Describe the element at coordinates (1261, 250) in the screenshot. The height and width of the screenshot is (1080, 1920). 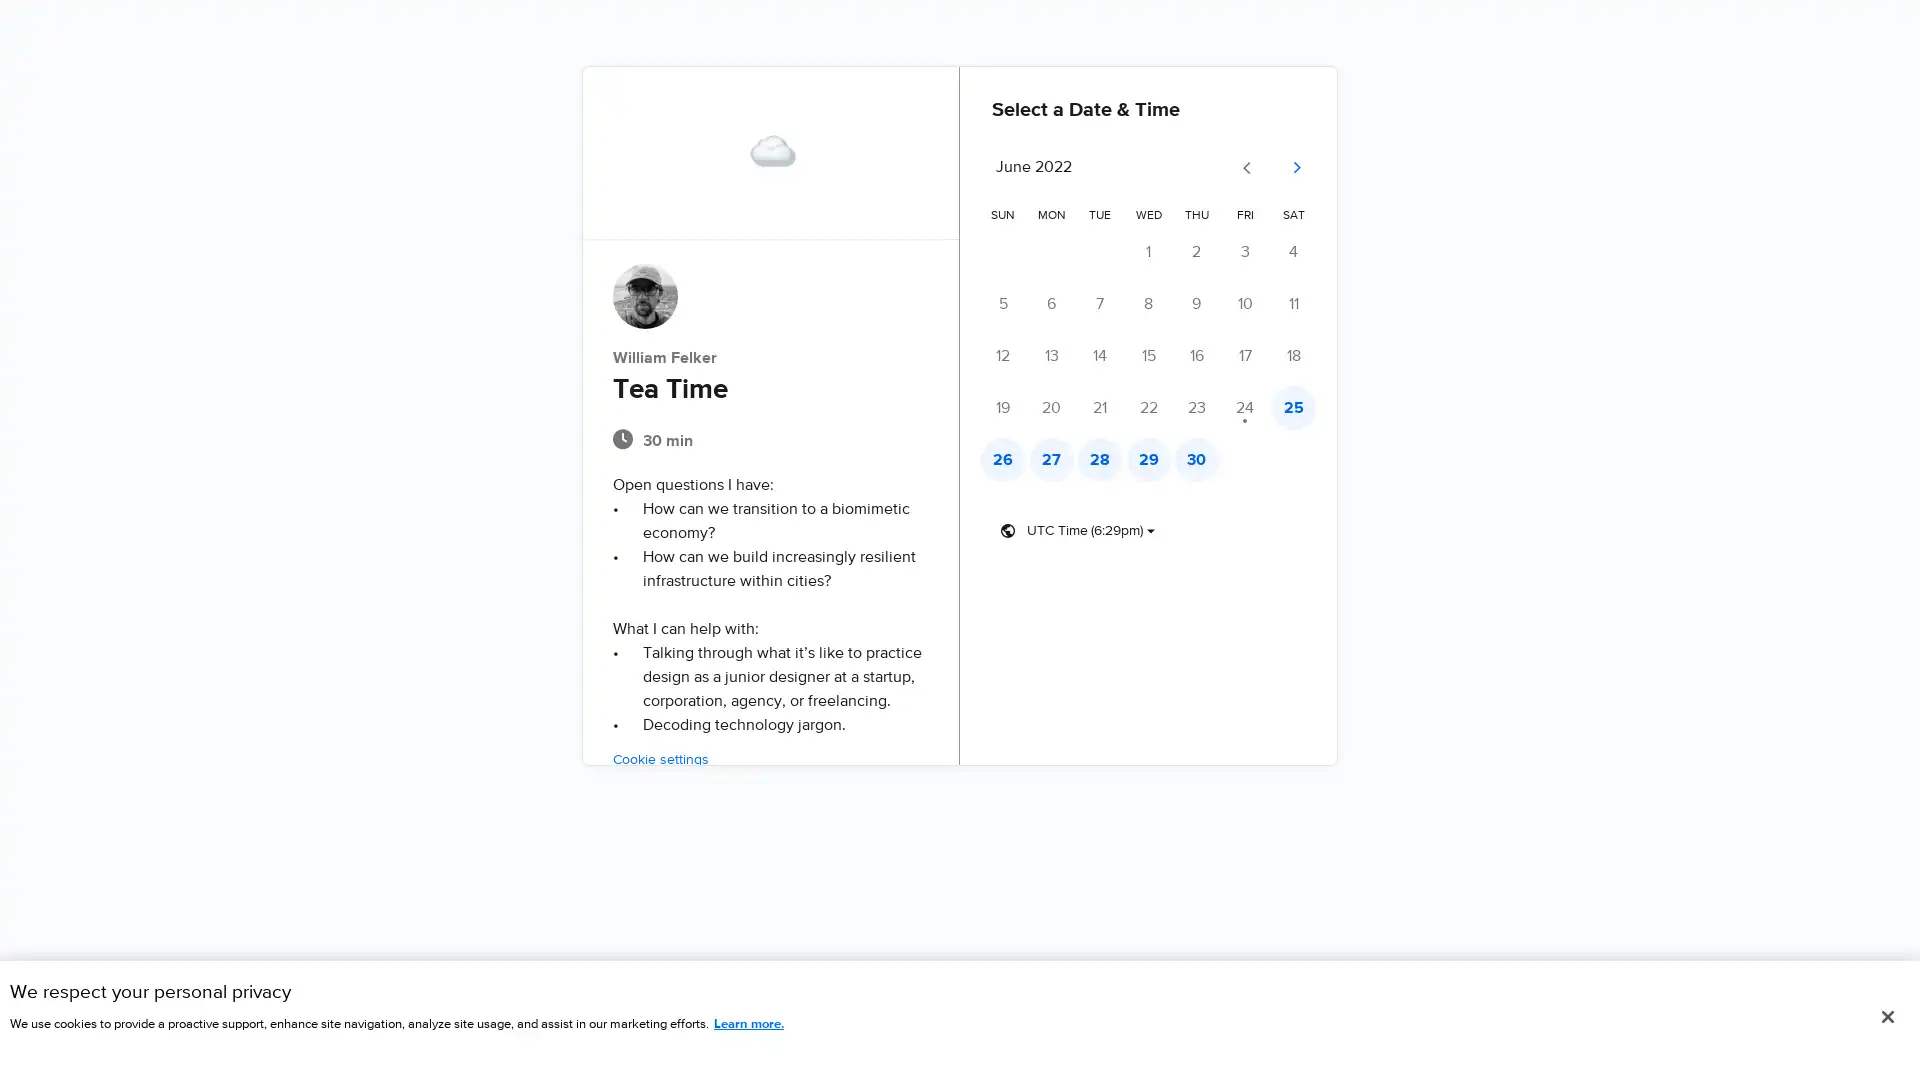
I see `Friday, June 3 - No times available` at that location.